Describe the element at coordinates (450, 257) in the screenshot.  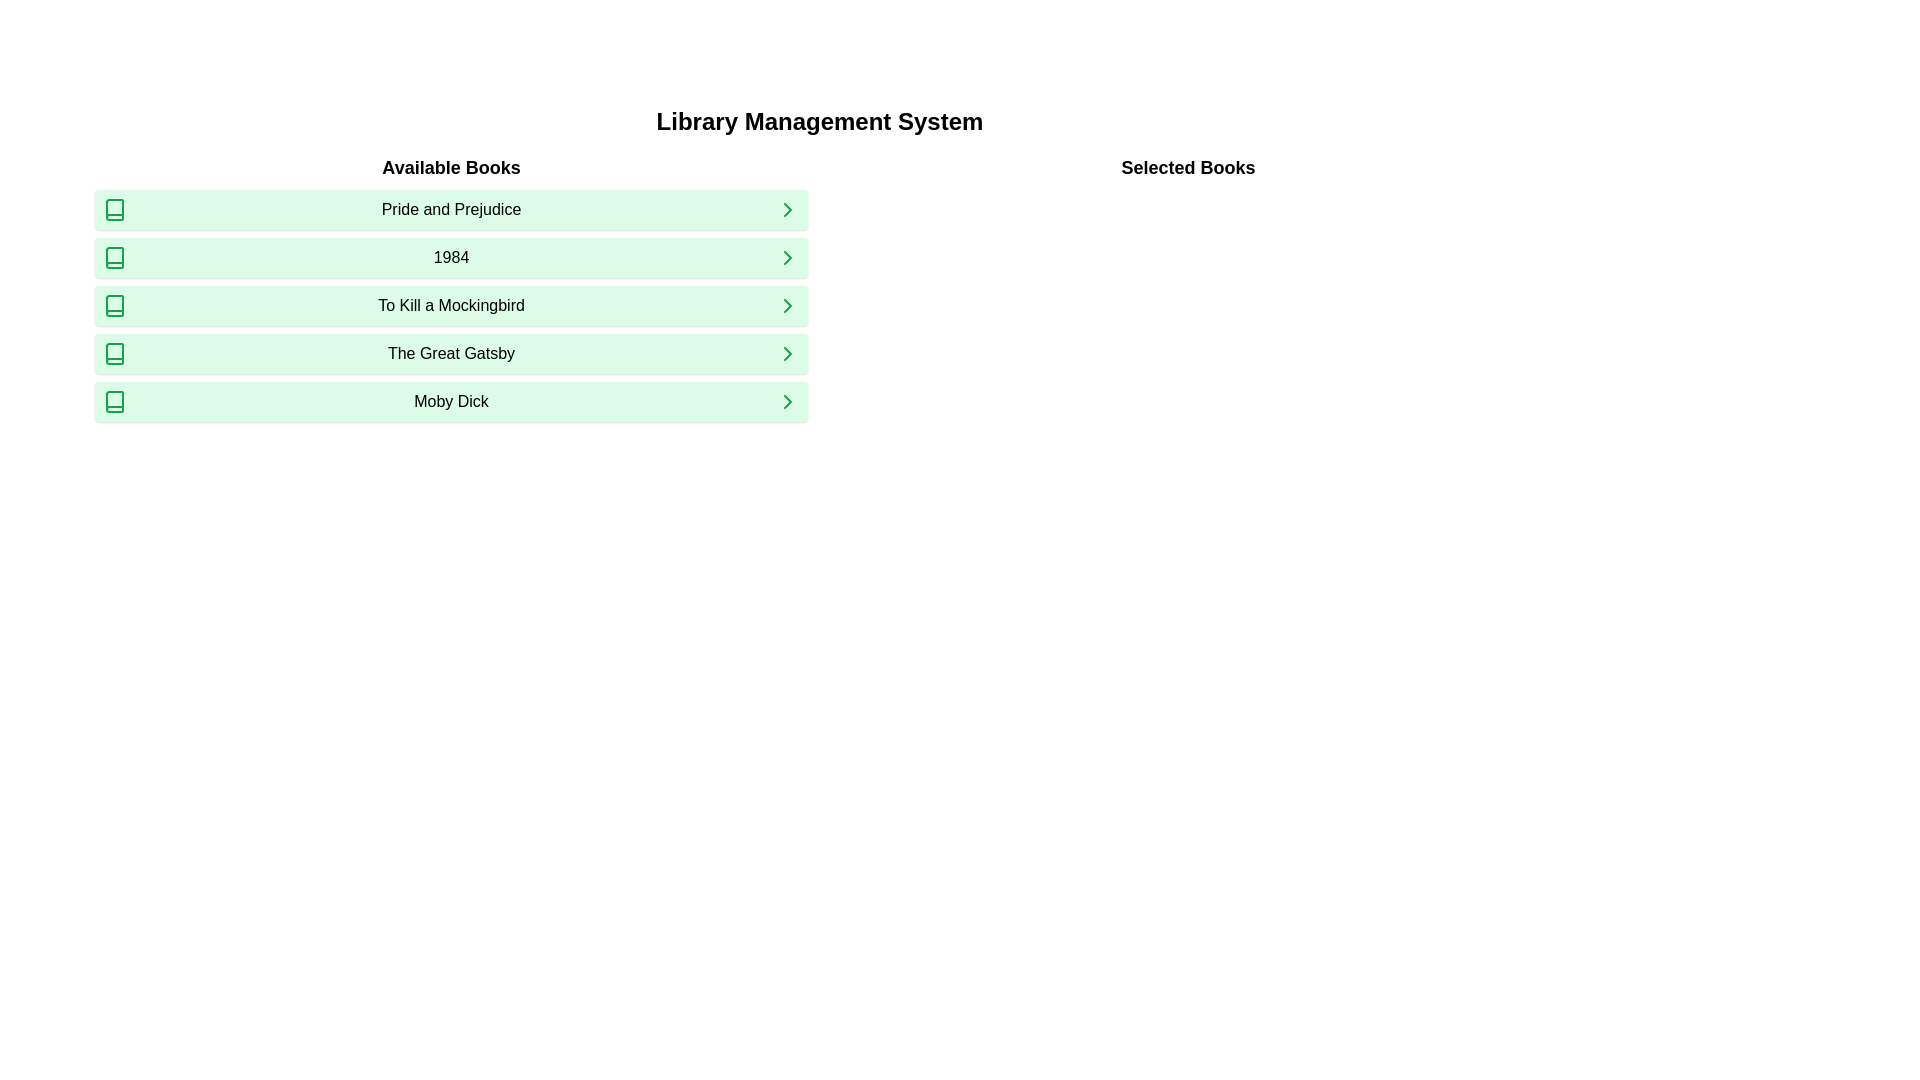
I see `to select the list item with the text '1984', which is styled with a light green background and includes a green book icon on the left and a right-facing chevron on the right` at that location.